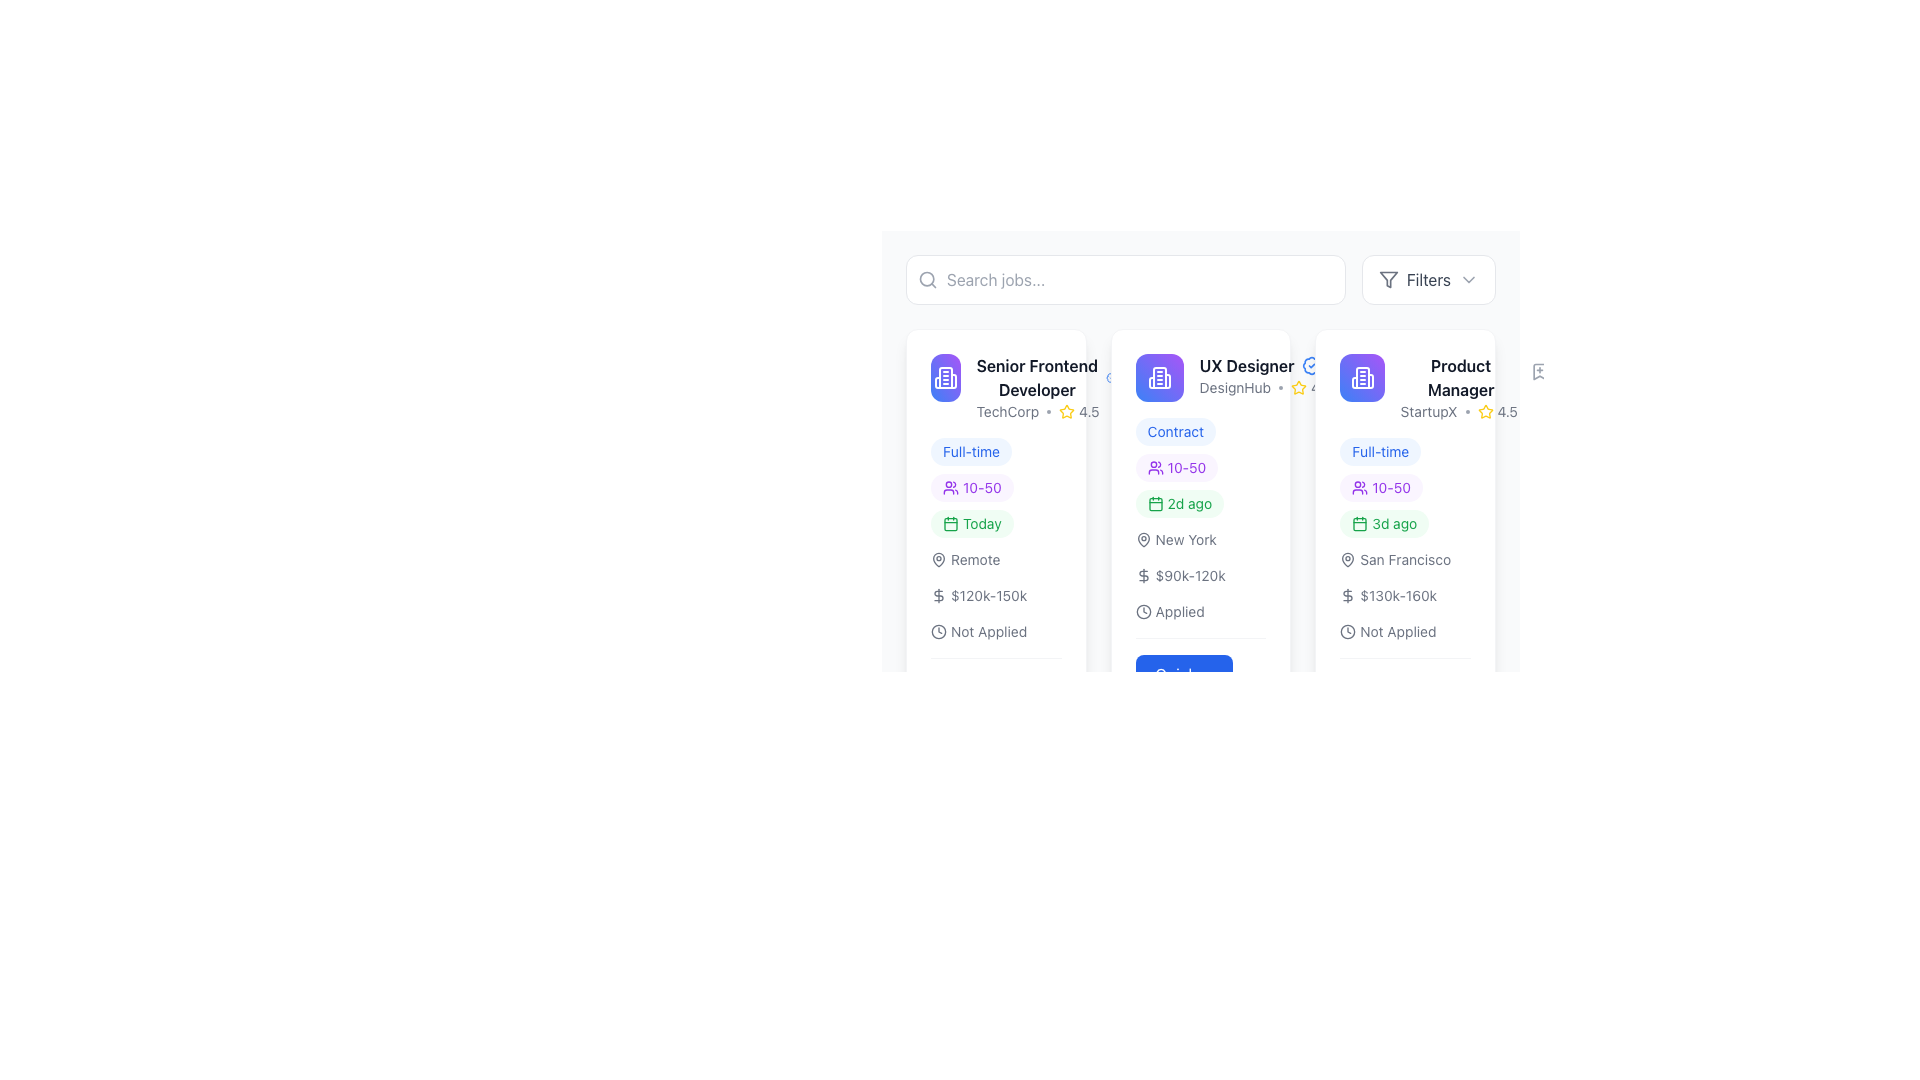  Describe the element at coordinates (1349, 371) in the screenshot. I see `the icon button located at the top-right corner of the card, below the text 'Product Manager' and 'StartupX'` at that location.